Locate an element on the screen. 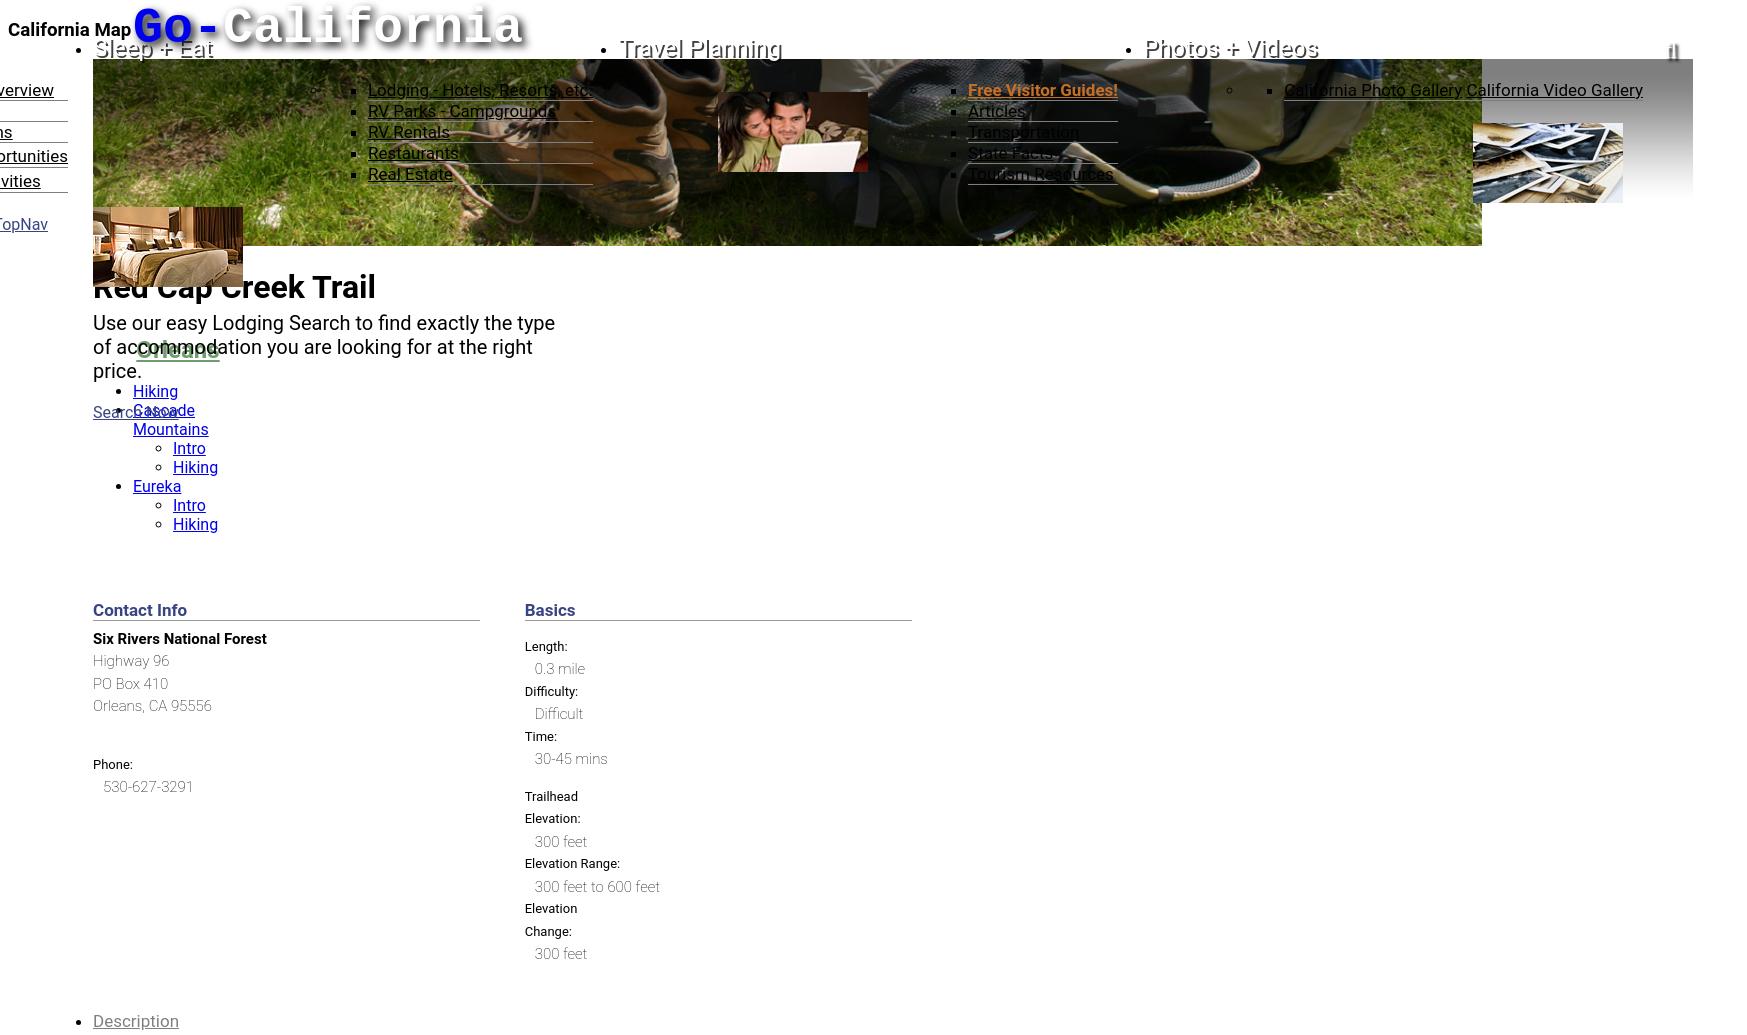 This screenshot has height=1035, width=1747. 'Contact Info' is located at coordinates (92, 607).